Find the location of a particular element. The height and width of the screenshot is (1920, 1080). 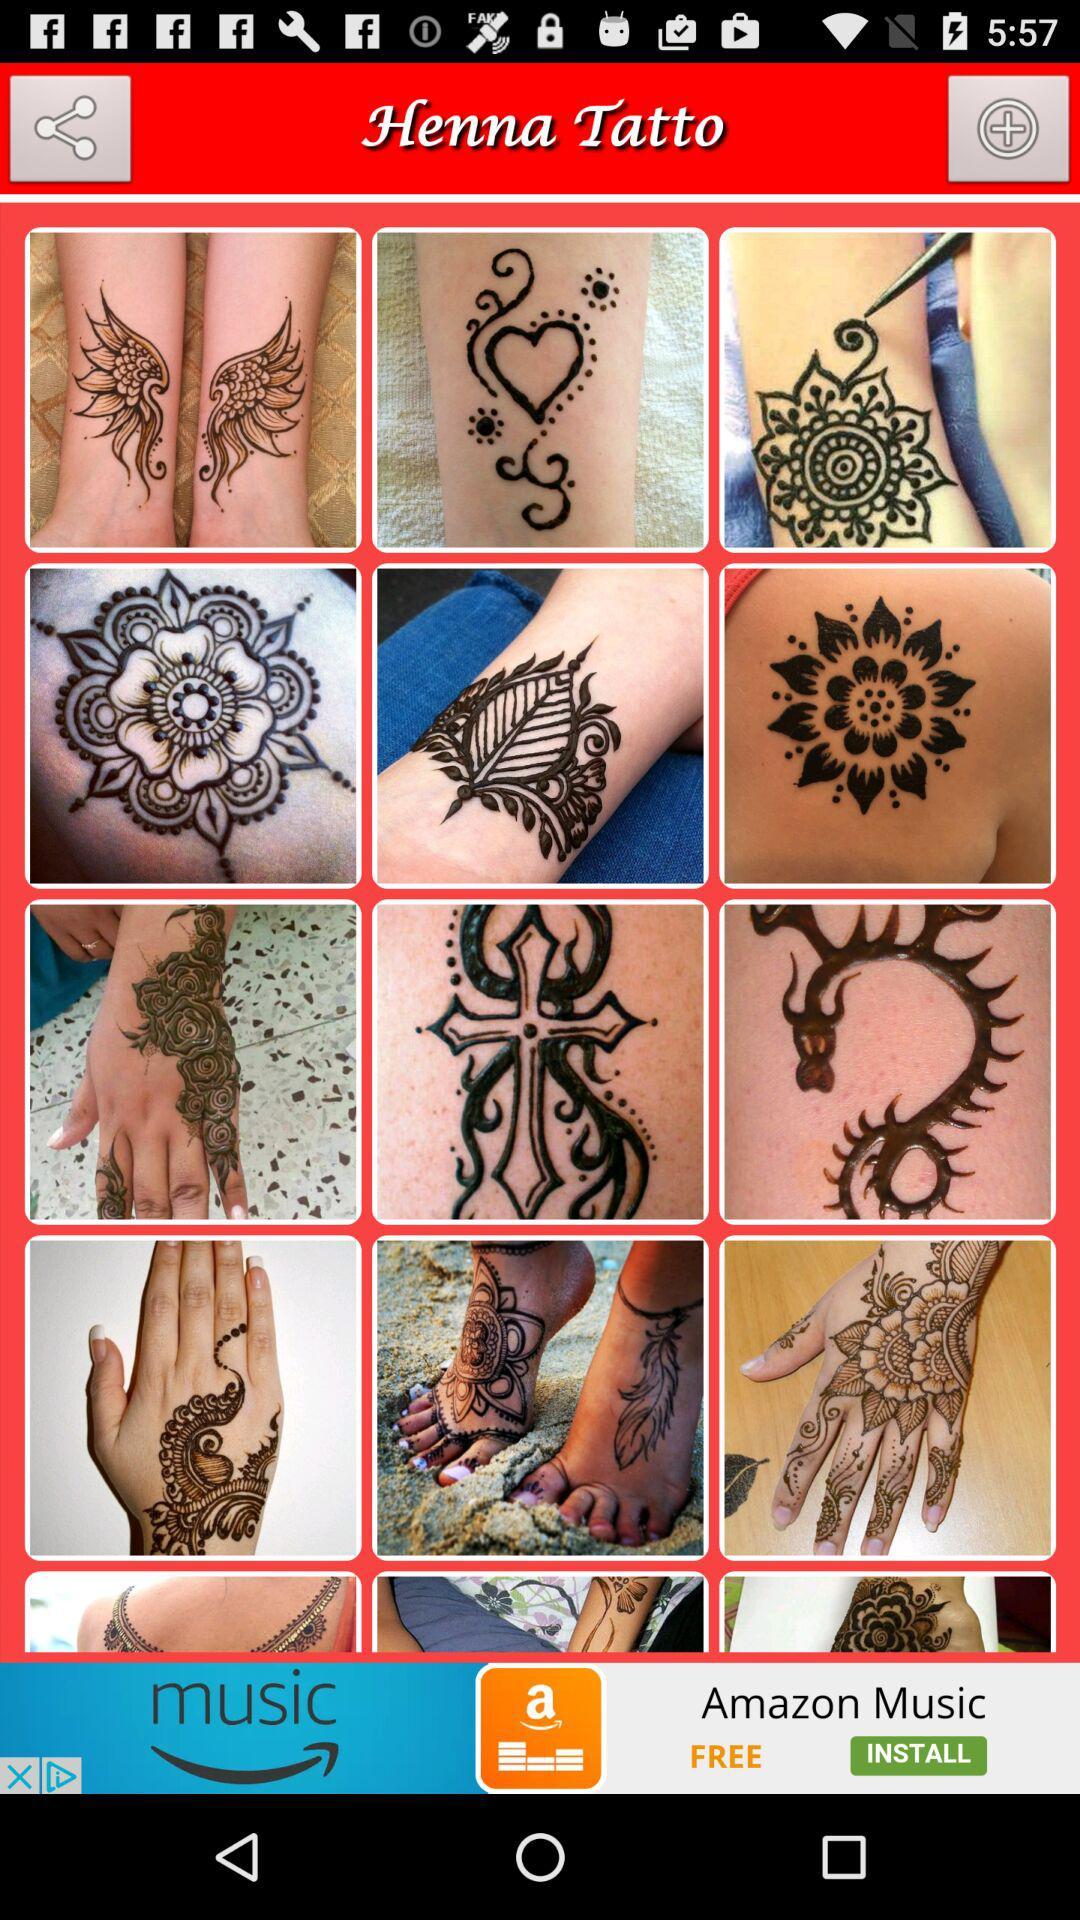

videos of mehndi designs tutorial that how to make mehndi designs easily is located at coordinates (540, 1727).